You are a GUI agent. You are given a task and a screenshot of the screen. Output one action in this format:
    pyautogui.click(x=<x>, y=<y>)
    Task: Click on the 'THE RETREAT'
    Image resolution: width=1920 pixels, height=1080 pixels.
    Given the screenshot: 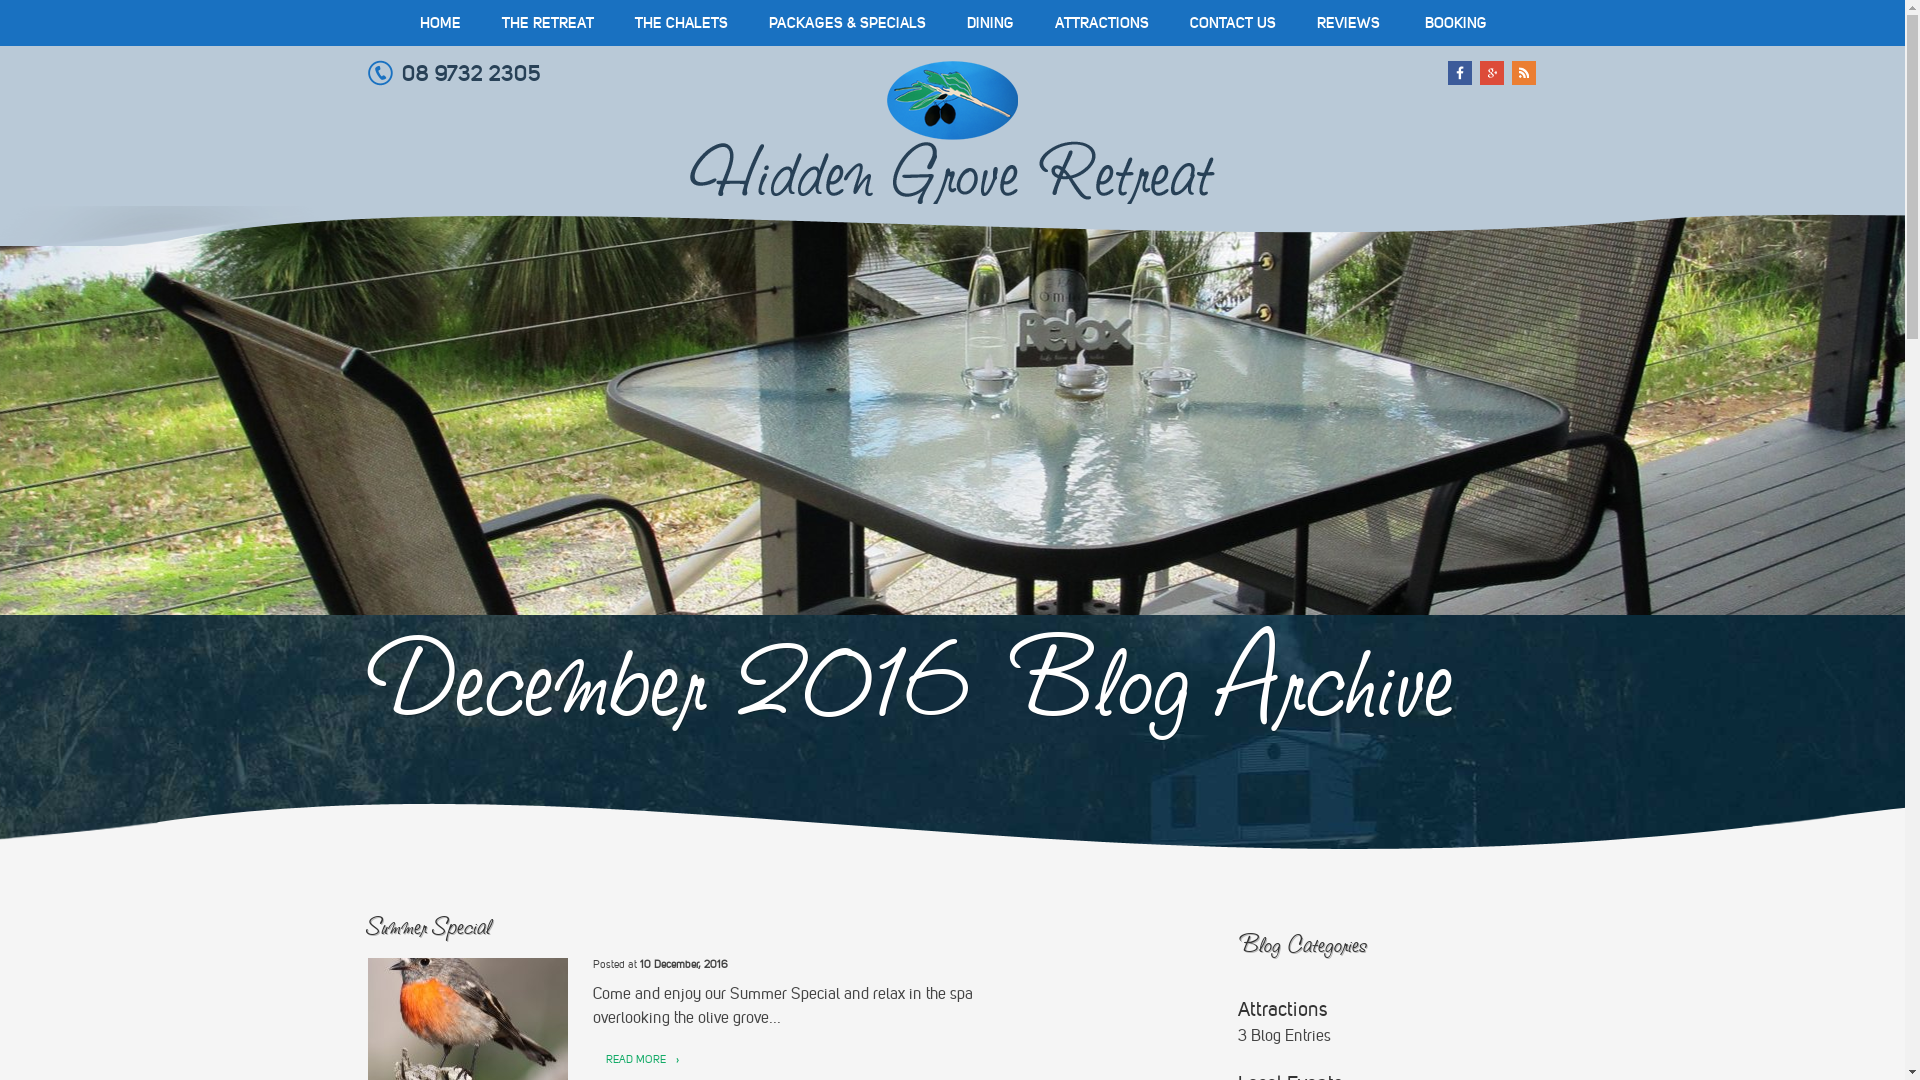 What is the action you would take?
    pyautogui.click(x=547, y=23)
    